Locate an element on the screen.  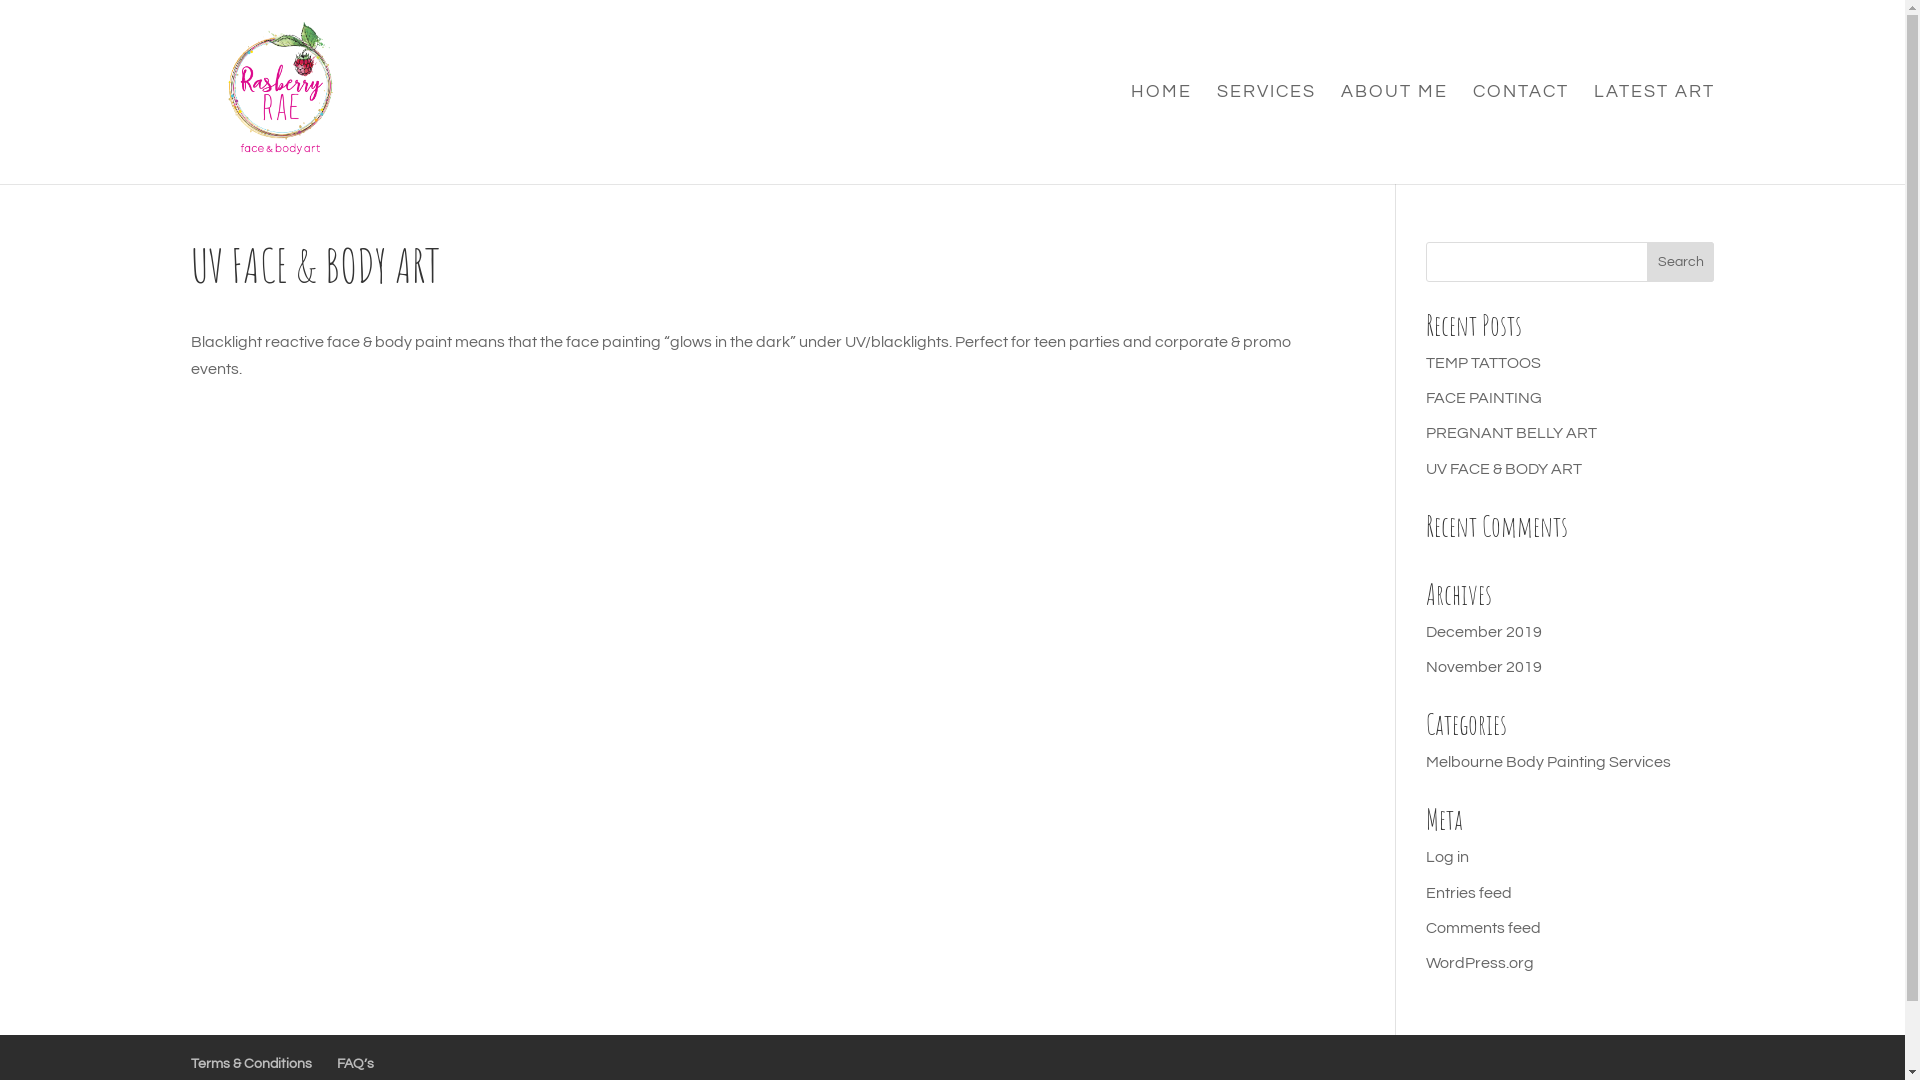
'Search' is located at coordinates (1680, 261).